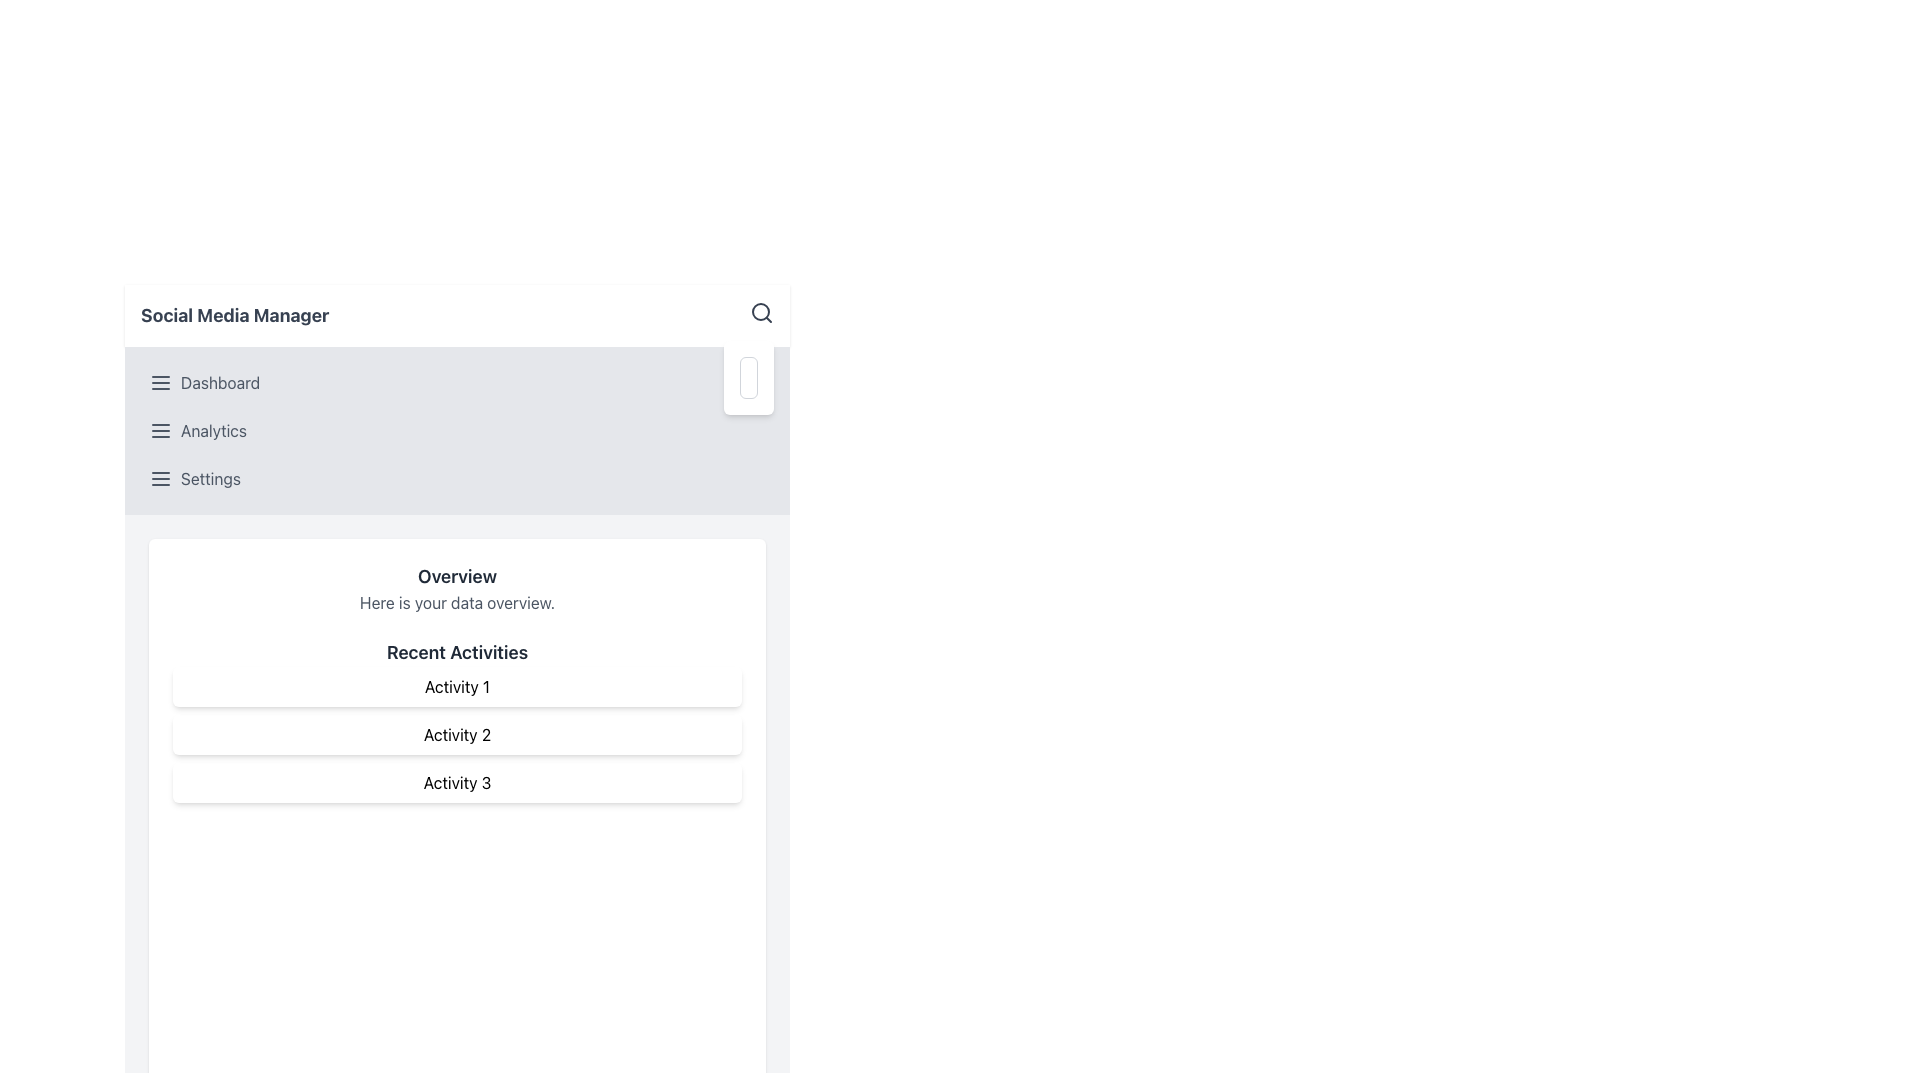  Describe the element at coordinates (456, 601) in the screenshot. I see `the Text Display element that shows 'Here is your data overview.' located beneath the 'Overview' header and above 'Recent Activities'` at that location.